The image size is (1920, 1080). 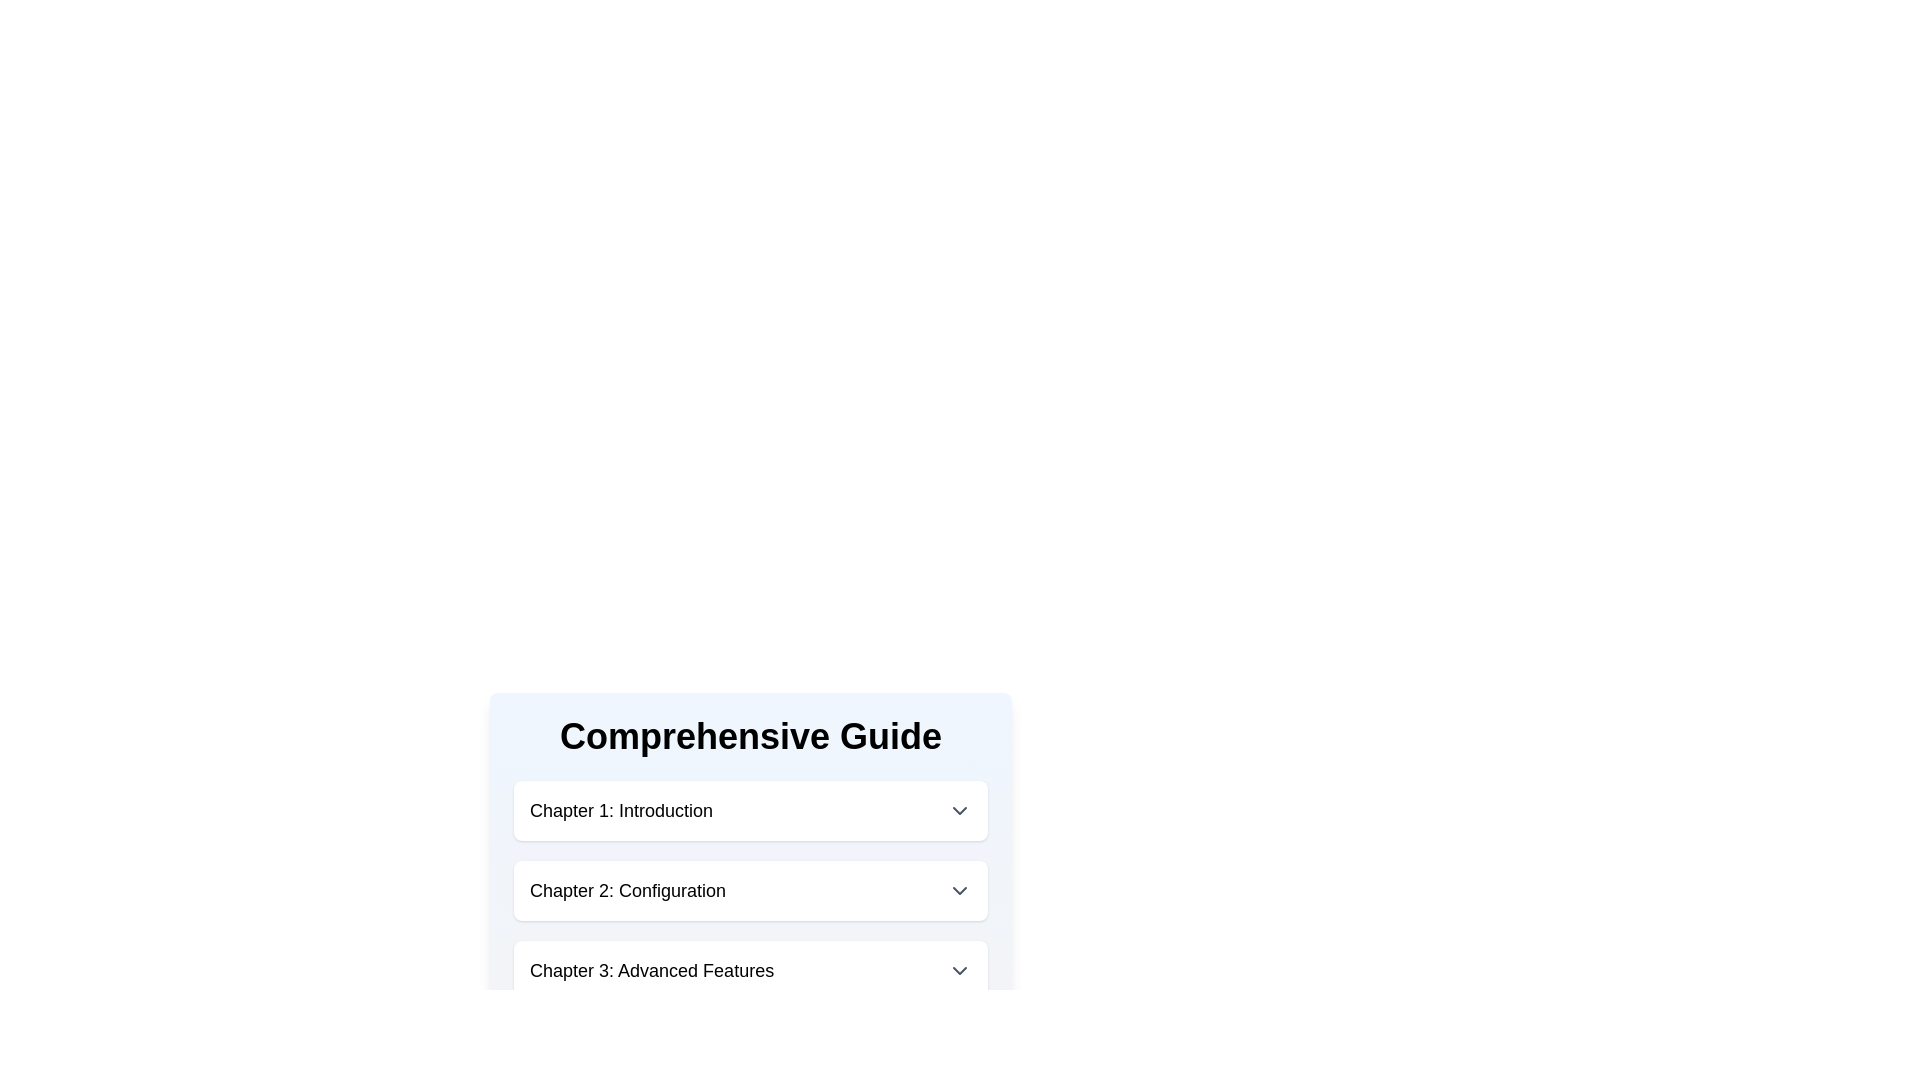 I want to click on the Collapsible List Item Header labeled 'Chapter 3: Advanced Features' for navigation actions, so click(x=749, y=970).